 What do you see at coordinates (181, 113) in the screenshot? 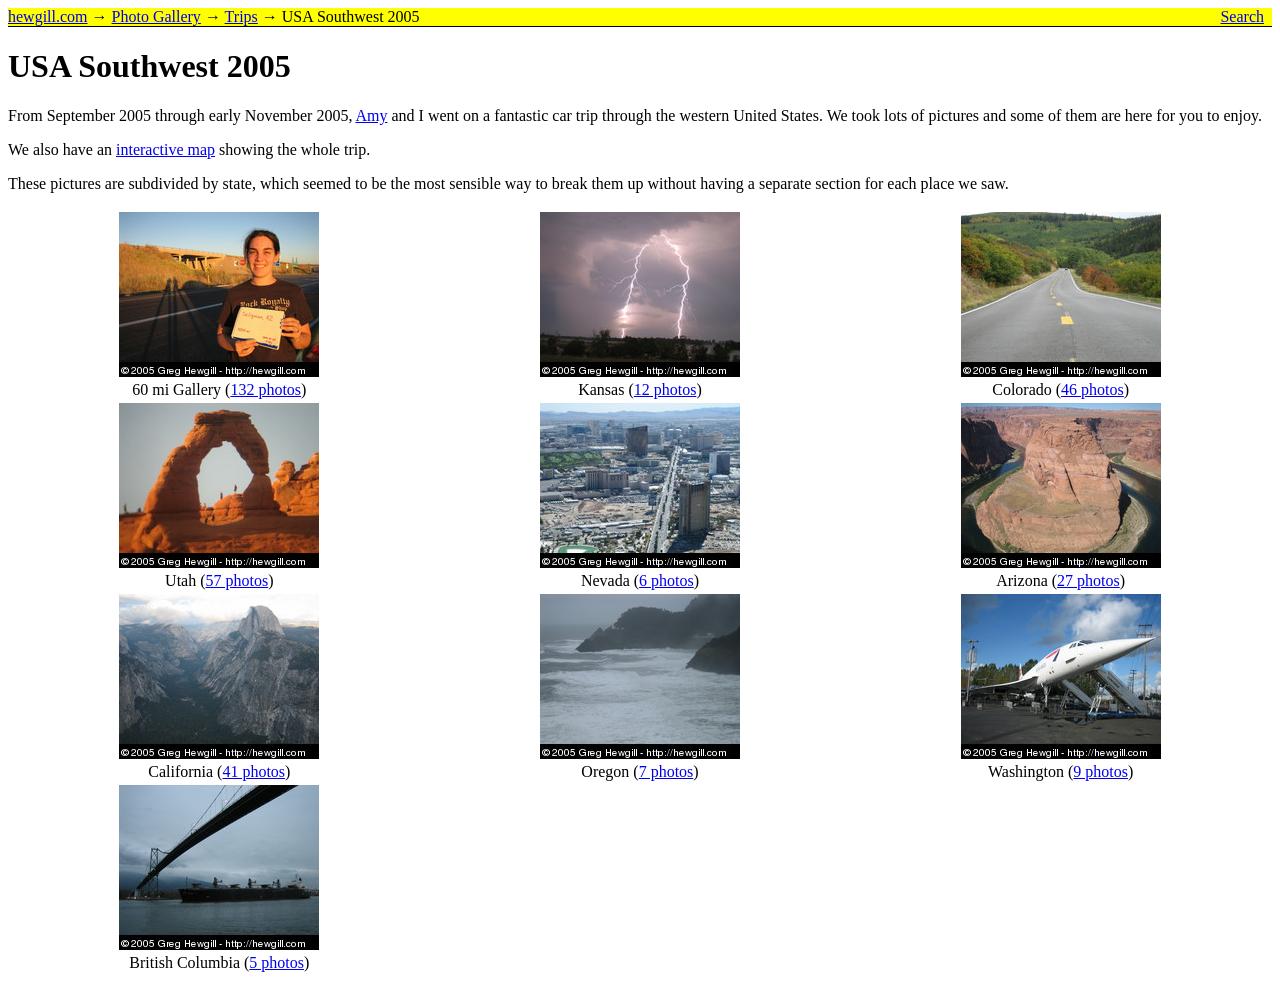
I see `'From September 2005 through early November 2005,'` at bounding box center [181, 113].